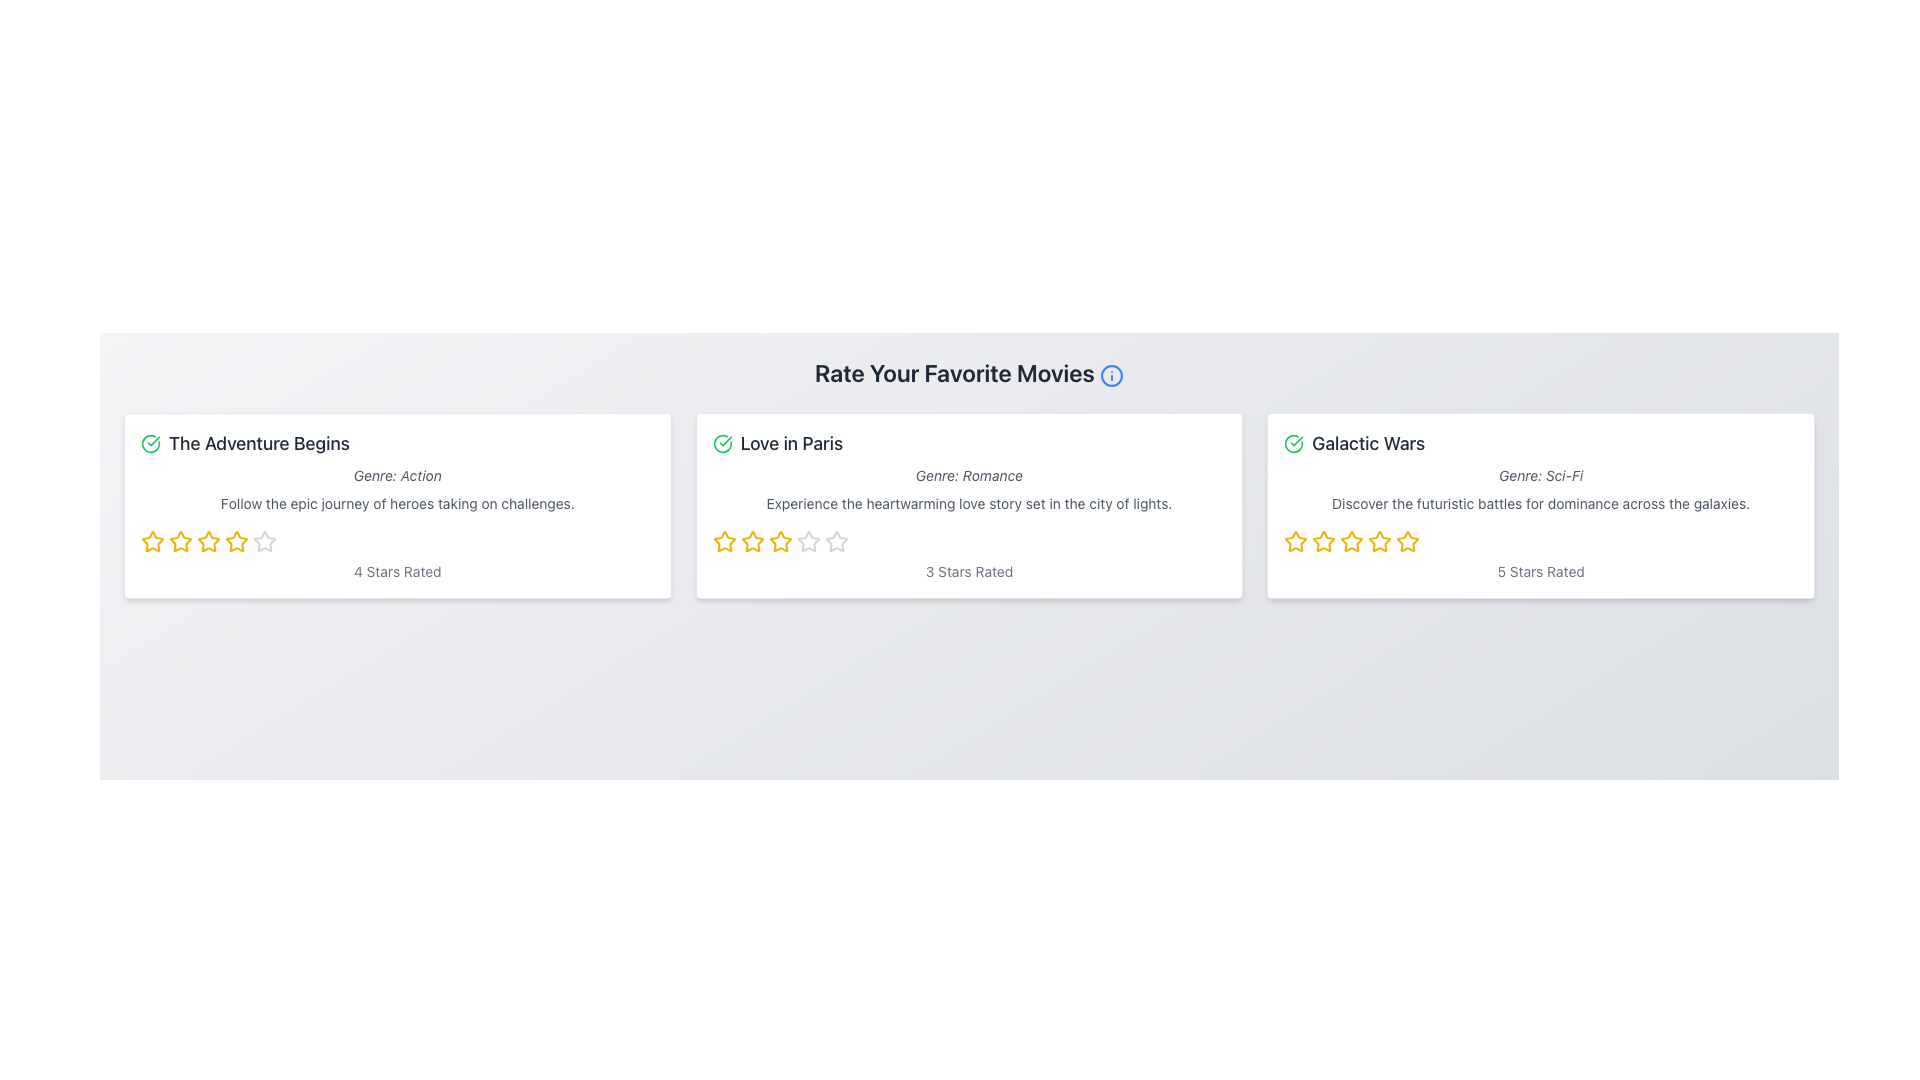 This screenshot has width=1920, height=1080. I want to click on the second star in the rating system located beneath 'The Adventure Begins' to rate it, so click(236, 541).